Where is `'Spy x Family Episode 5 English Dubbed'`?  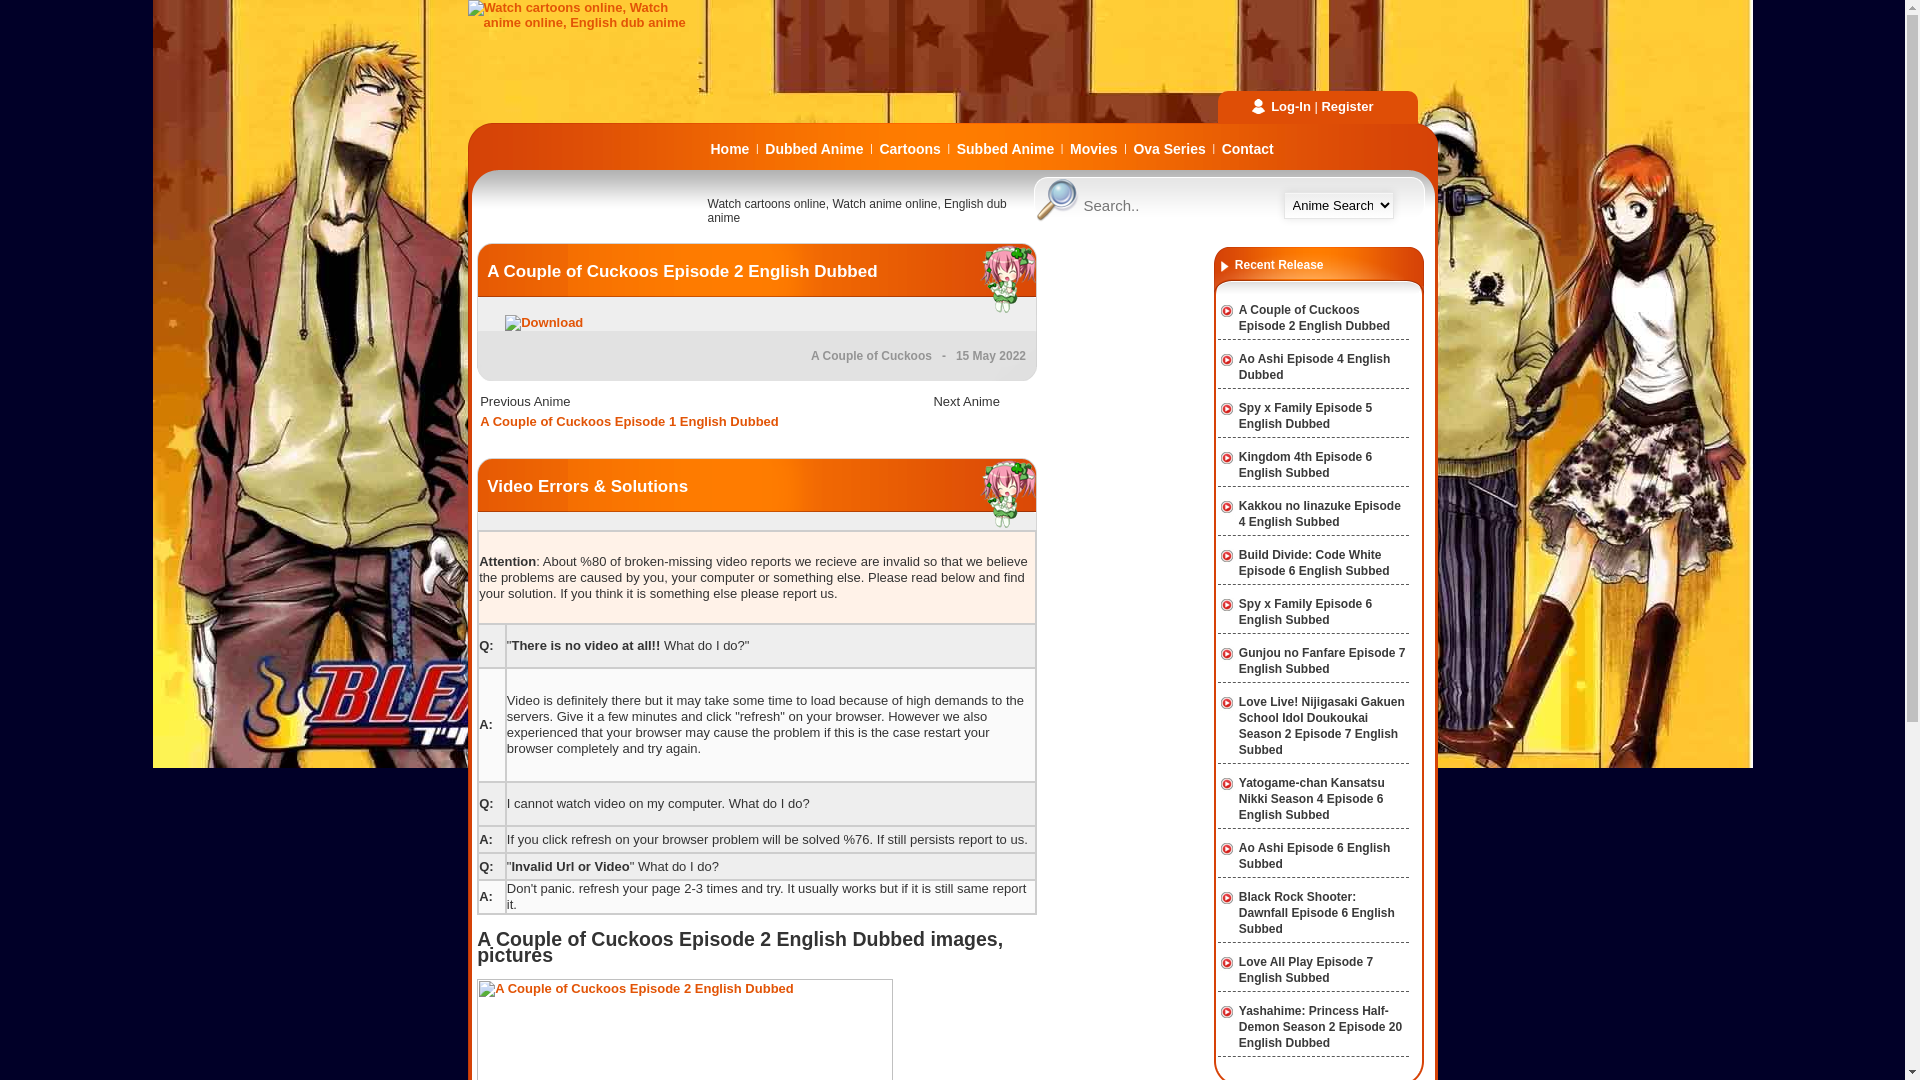
'Spy x Family Episode 5 English Dubbed' is located at coordinates (1237, 415).